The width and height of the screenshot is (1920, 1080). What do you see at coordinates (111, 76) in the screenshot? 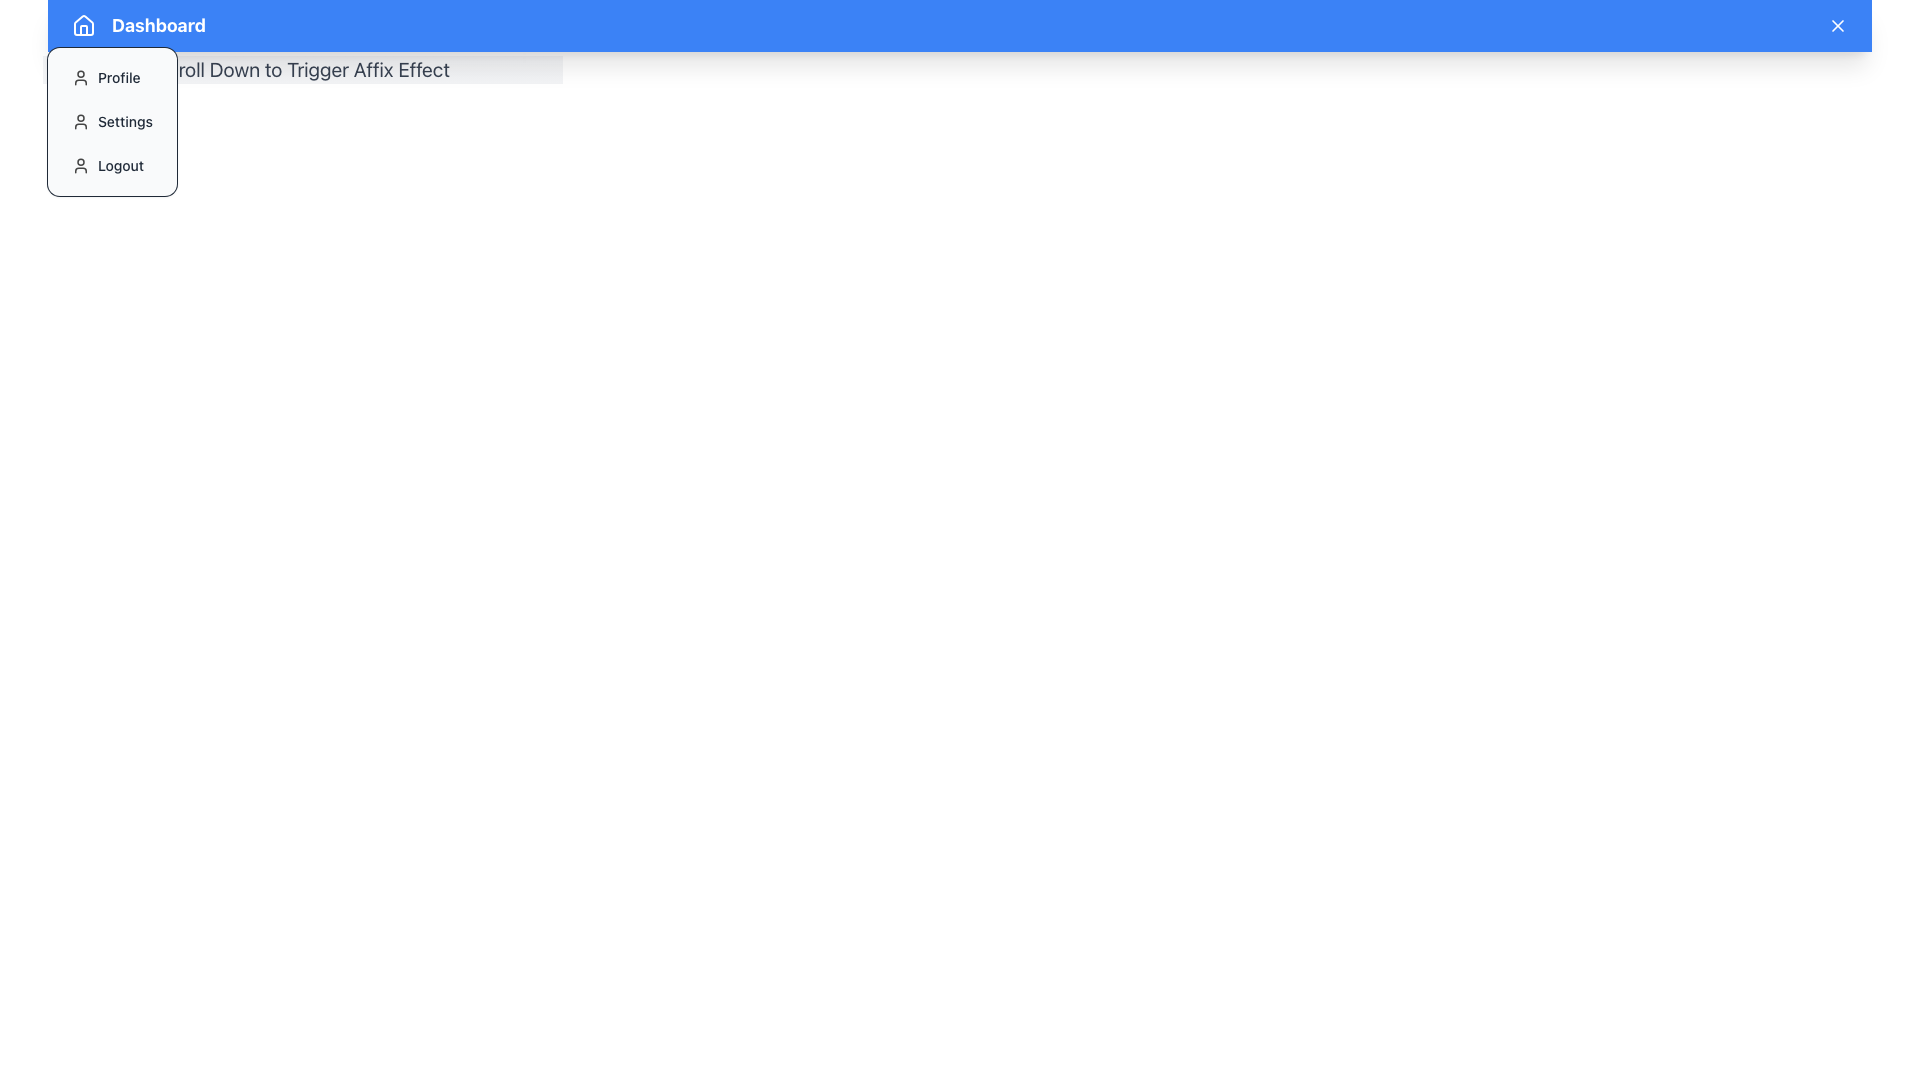
I see `the topmost list item labeled 'Profile'` at bounding box center [111, 76].